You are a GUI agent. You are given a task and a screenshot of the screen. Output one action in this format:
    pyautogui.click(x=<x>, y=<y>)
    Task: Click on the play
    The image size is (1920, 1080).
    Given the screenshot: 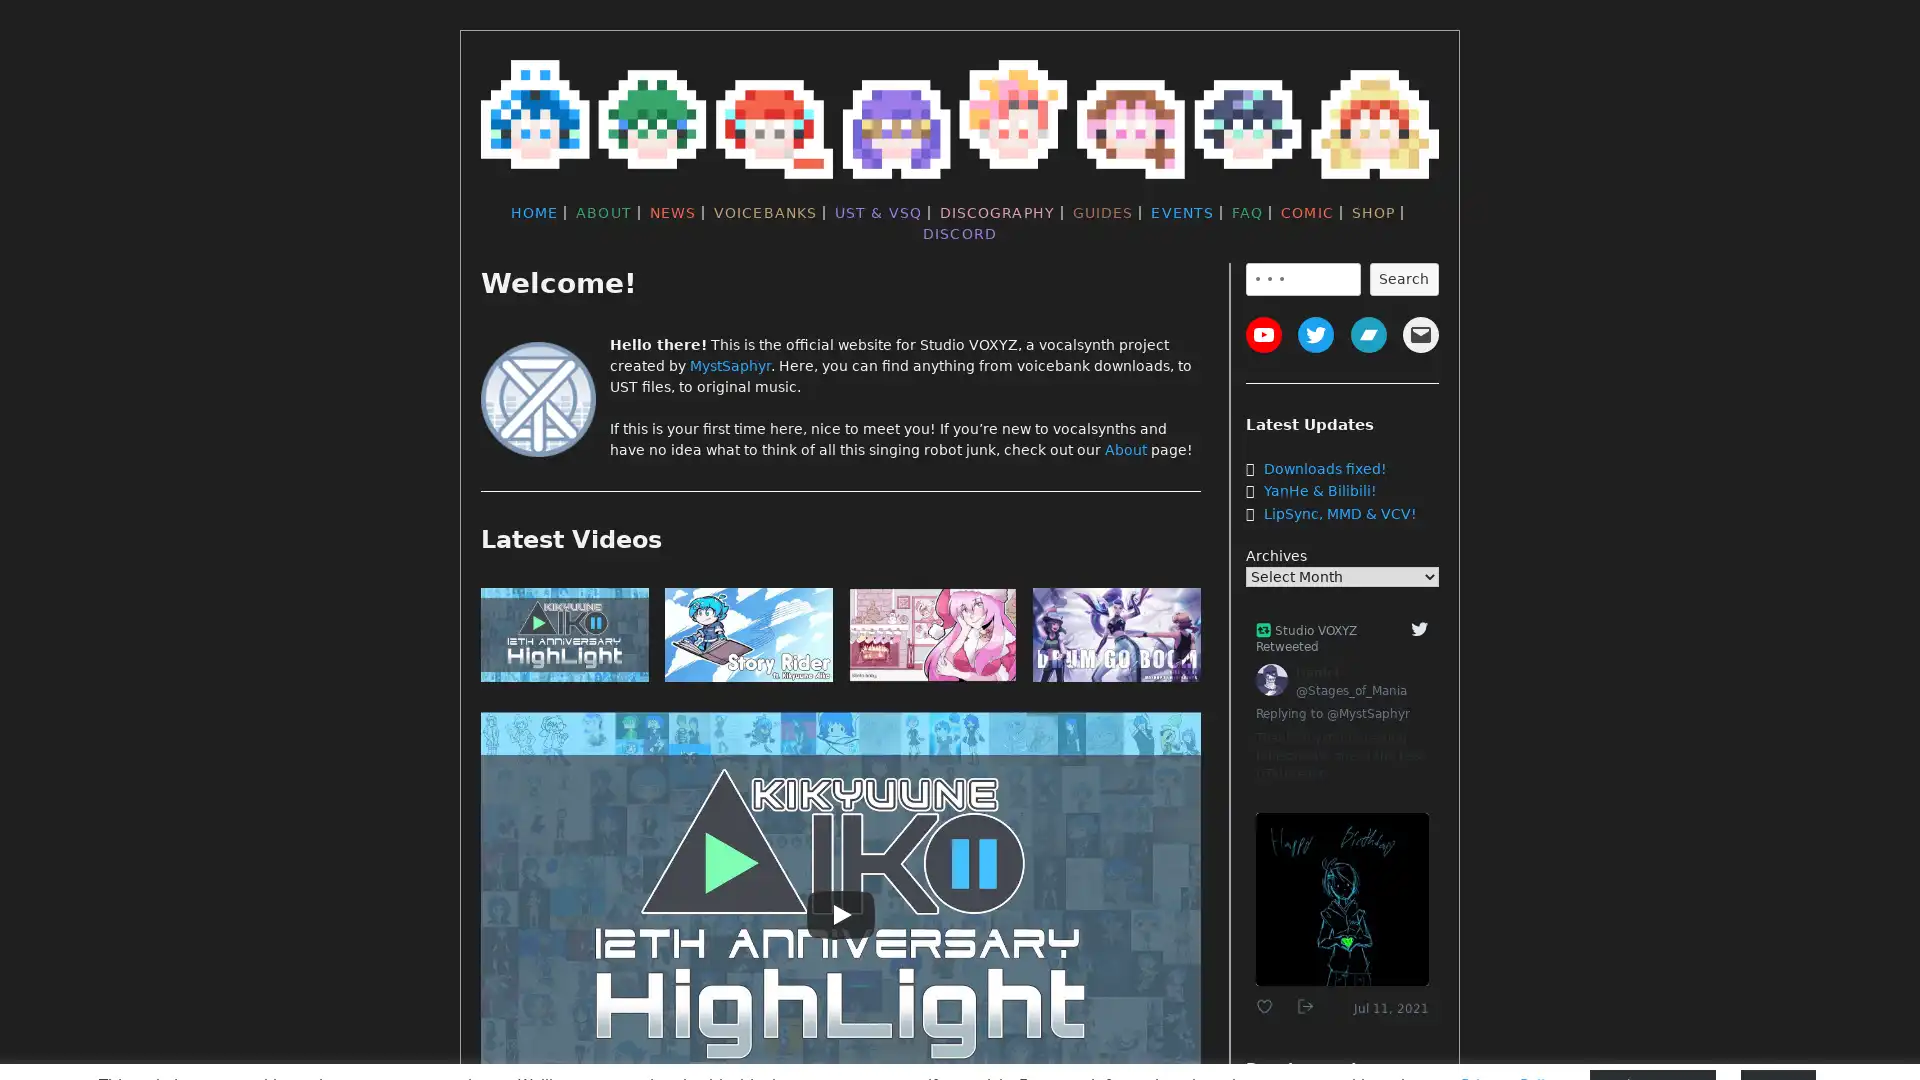 What is the action you would take?
    pyautogui.click(x=564, y=639)
    